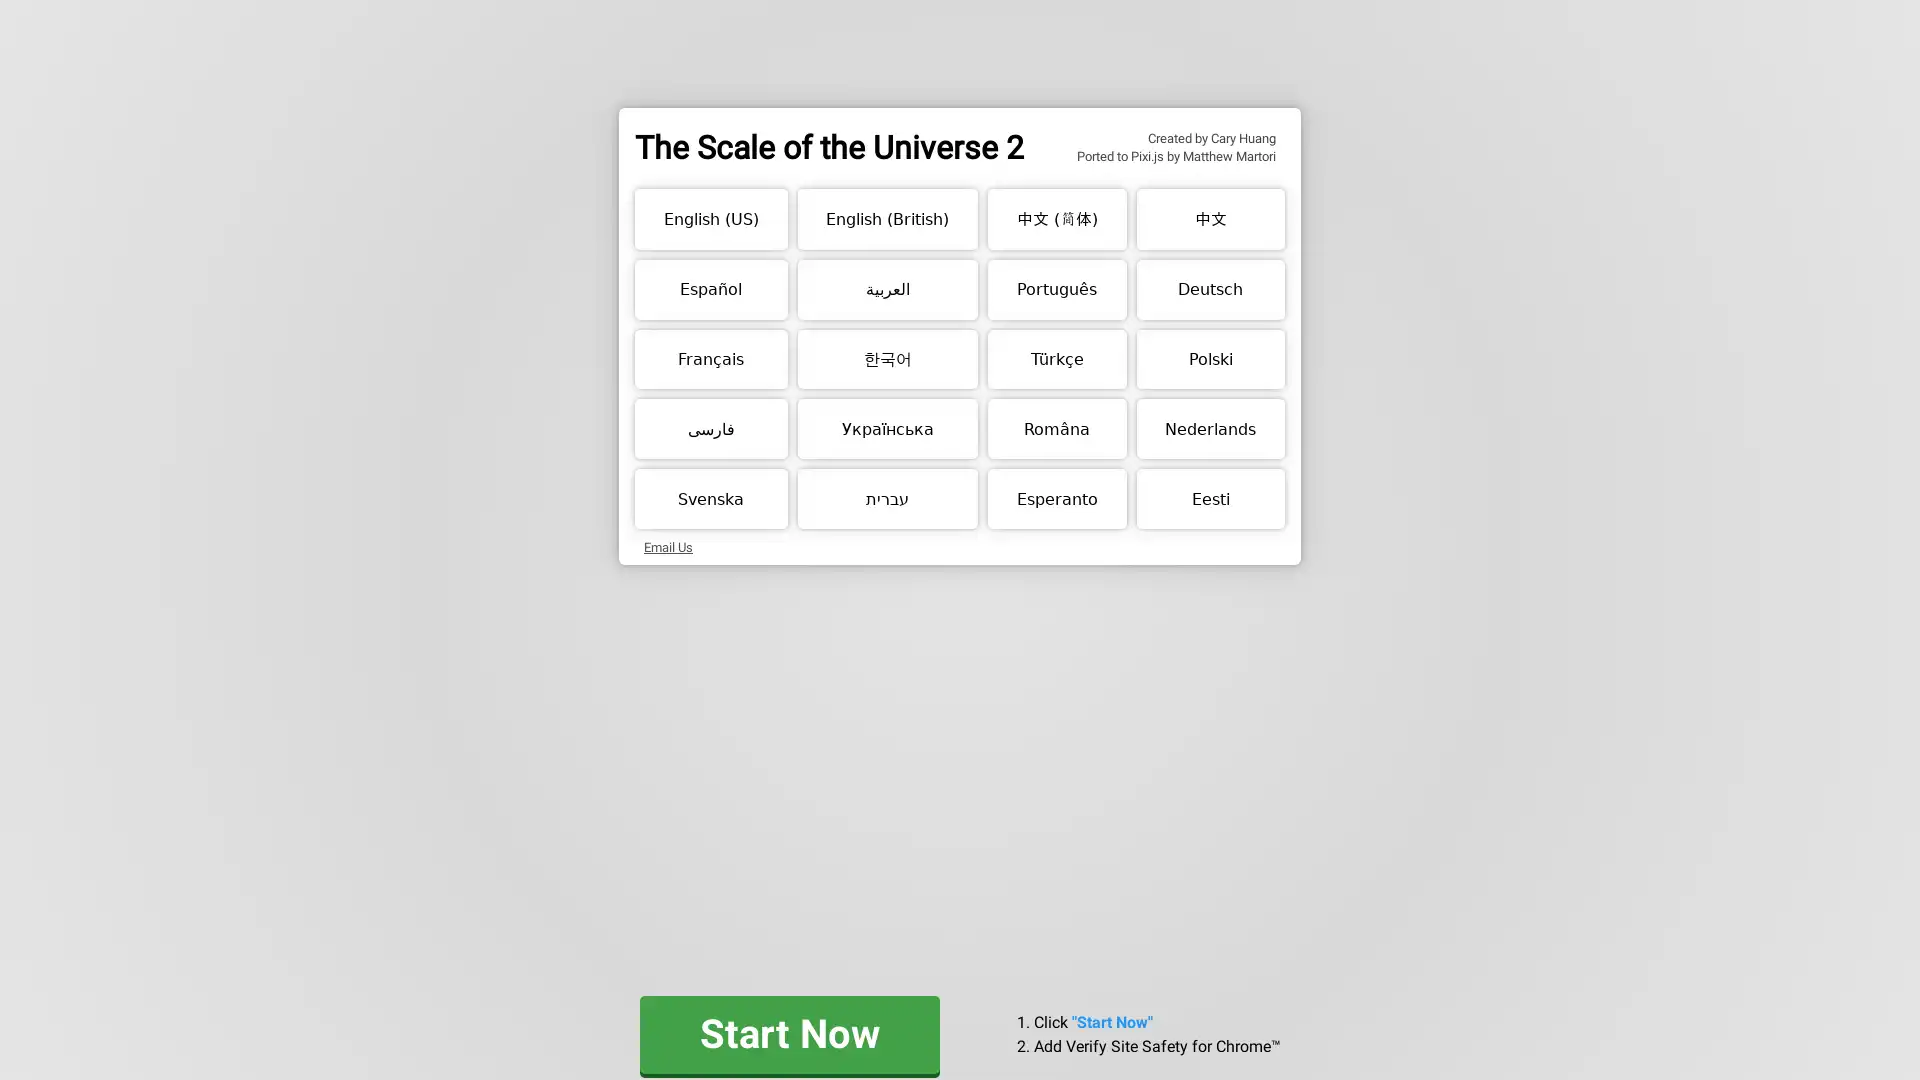 The height and width of the screenshot is (1080, 1920). Describe the element at coordinates (710, 357) in the screenshot. I see `Francais` at that location.